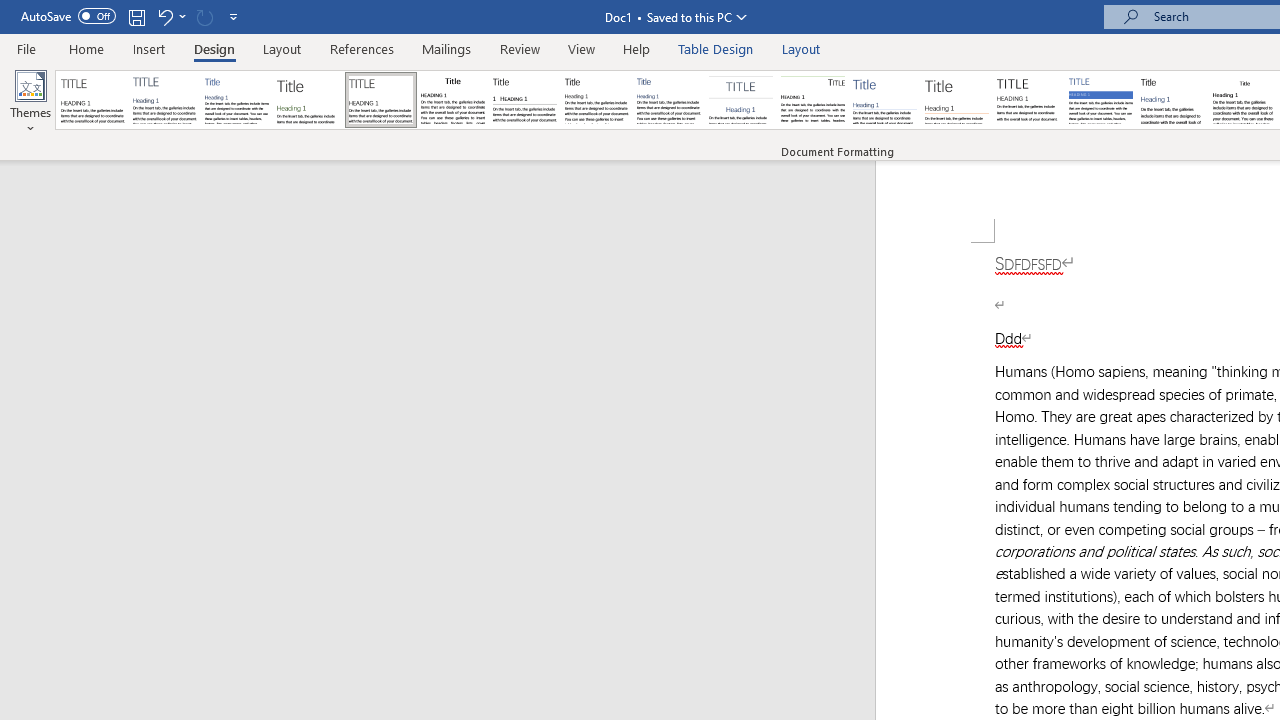 Image resolution: width=1280 pixels, height=720 pixels. What do you see at coordinates (520, 48) in the screenshot?
I see `'Review'` at bounding box center [520, 48].